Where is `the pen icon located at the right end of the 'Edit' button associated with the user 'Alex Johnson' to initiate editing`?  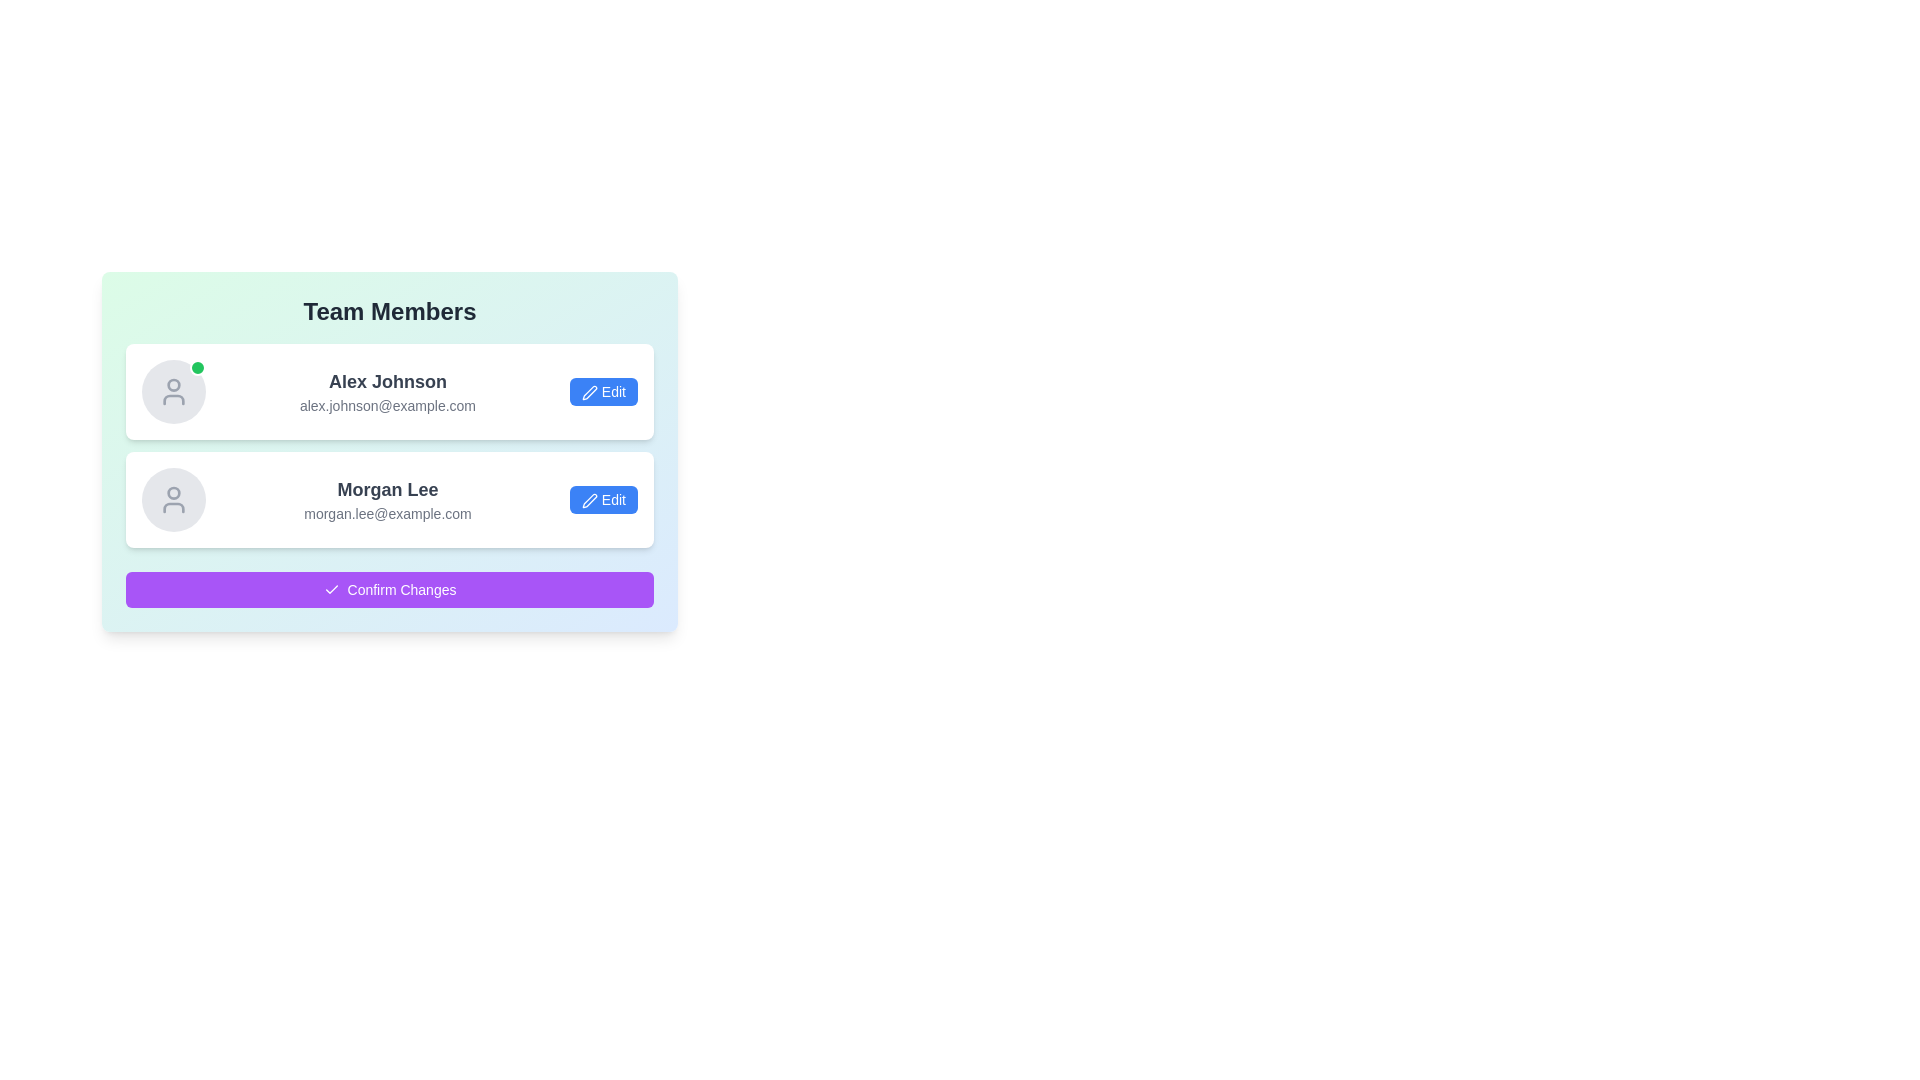 the pen icon located at the right end of the 'Edit' button associated with the user 'Alex Johnson' to initiate editing is located at coordinates (589, 393).